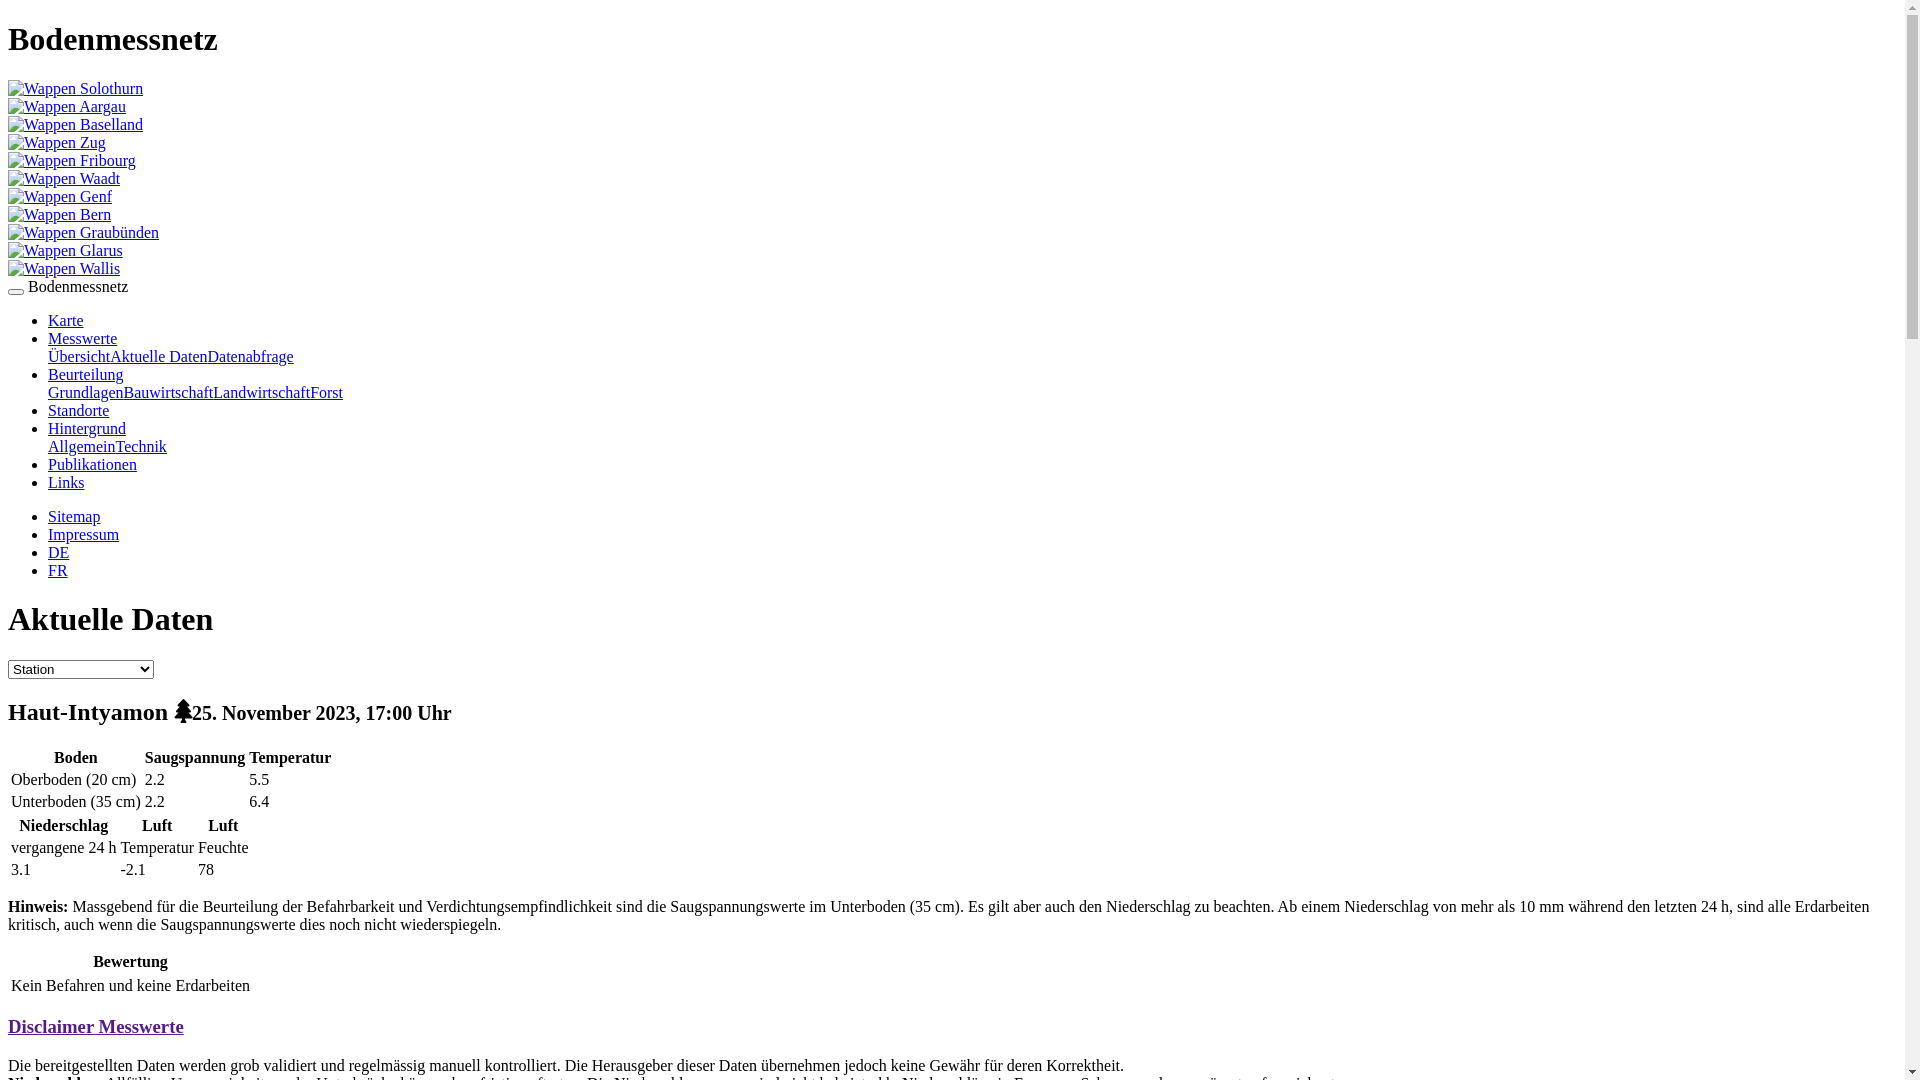 Image resolution: width=1920 pixels, height=1080 pixels. What do you see at coordinates (140, 445) in the screenshot?
I see `'Technik'` at bounding box center [140, 445].